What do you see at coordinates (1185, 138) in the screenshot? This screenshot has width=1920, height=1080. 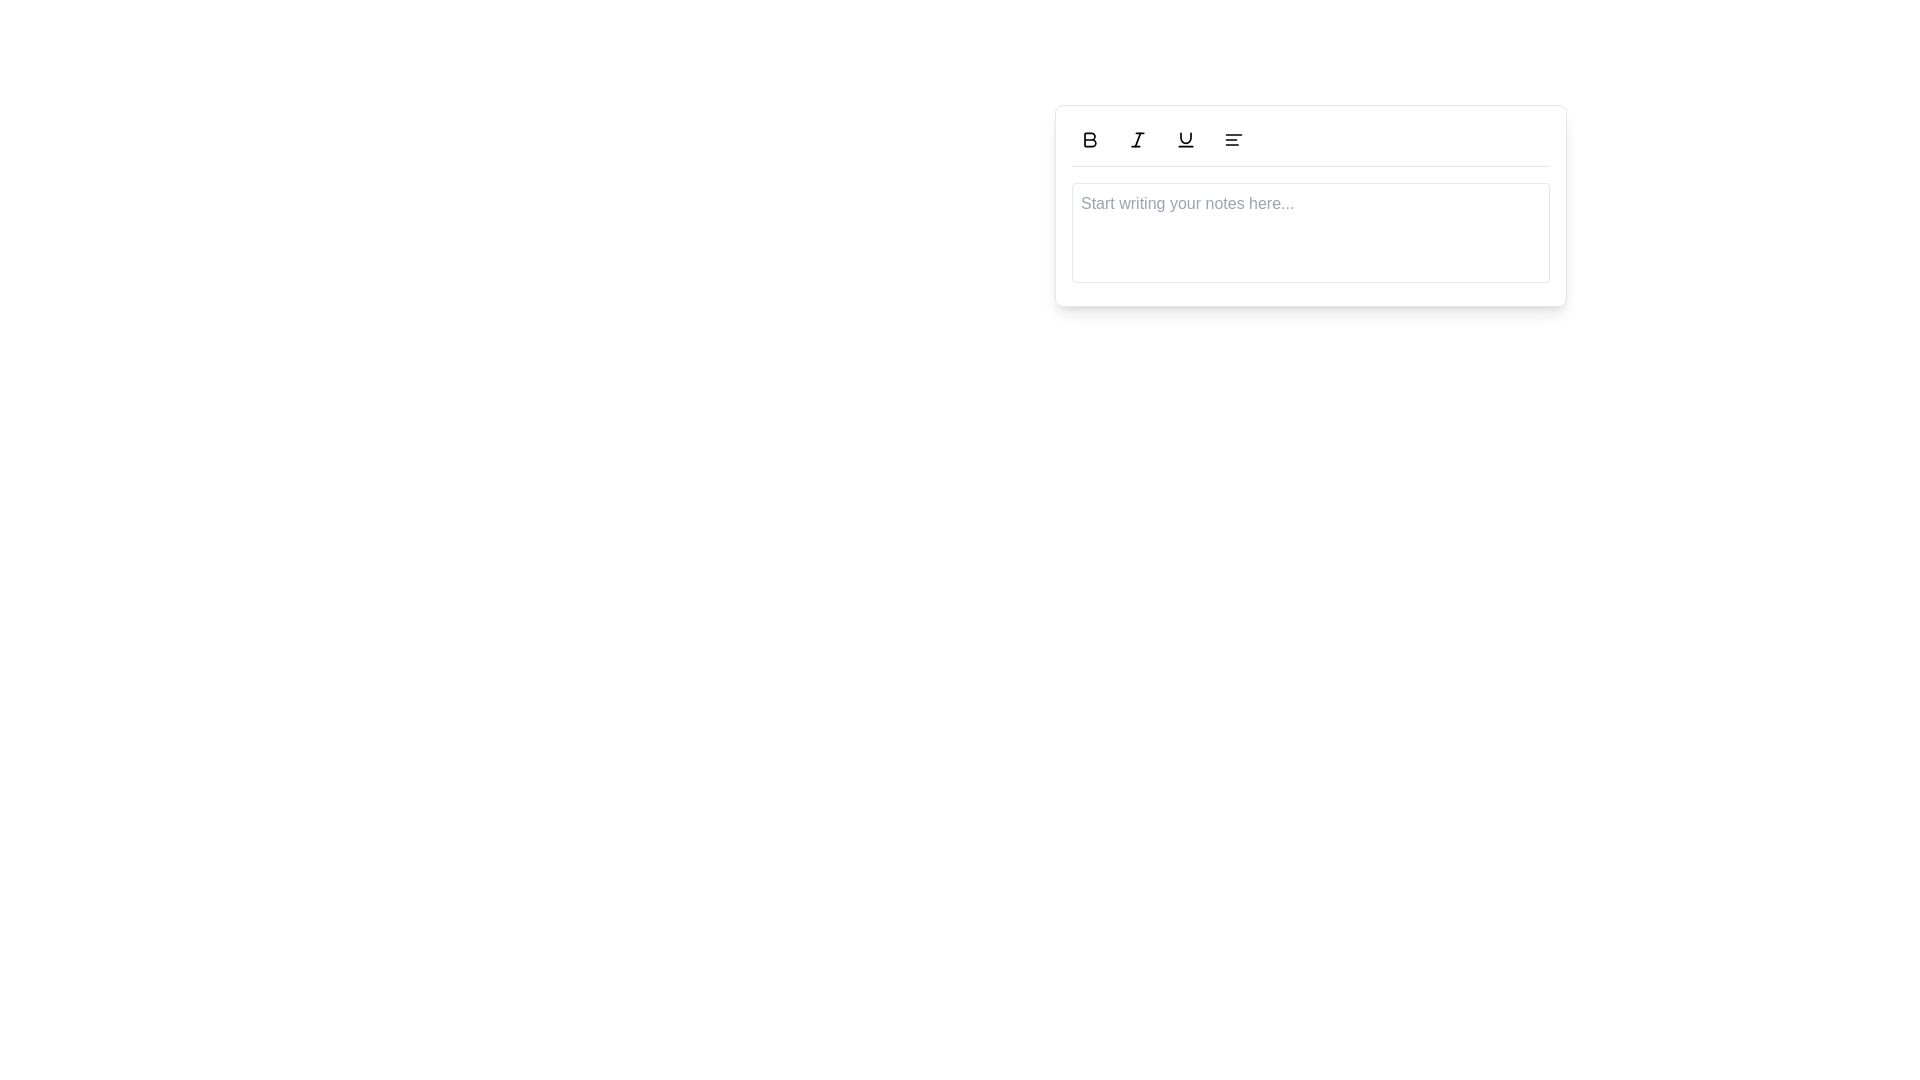 I see `the U-shaped underline icon button in the text formatting toolbar` at bounding box center [1185, 138].